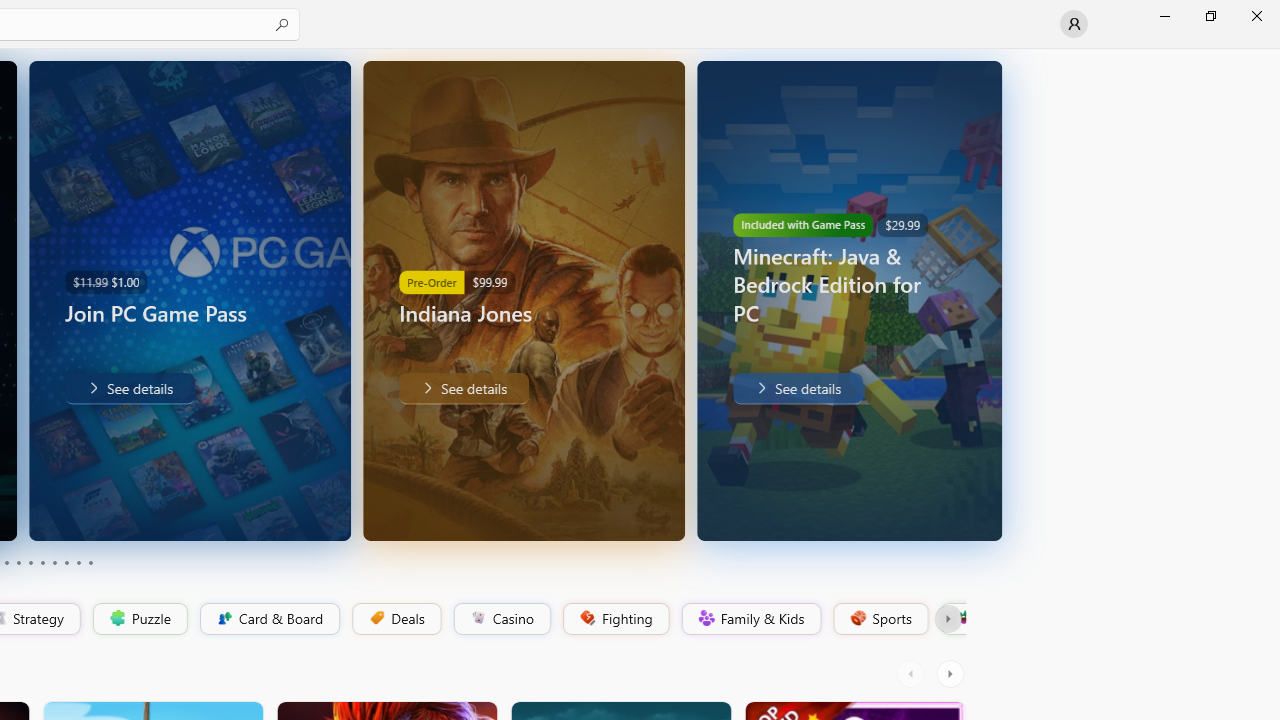  What do you see at coordinates (951, 618) in the screenshot?
I see `'Platformer'` at bounding box center [951, 618].